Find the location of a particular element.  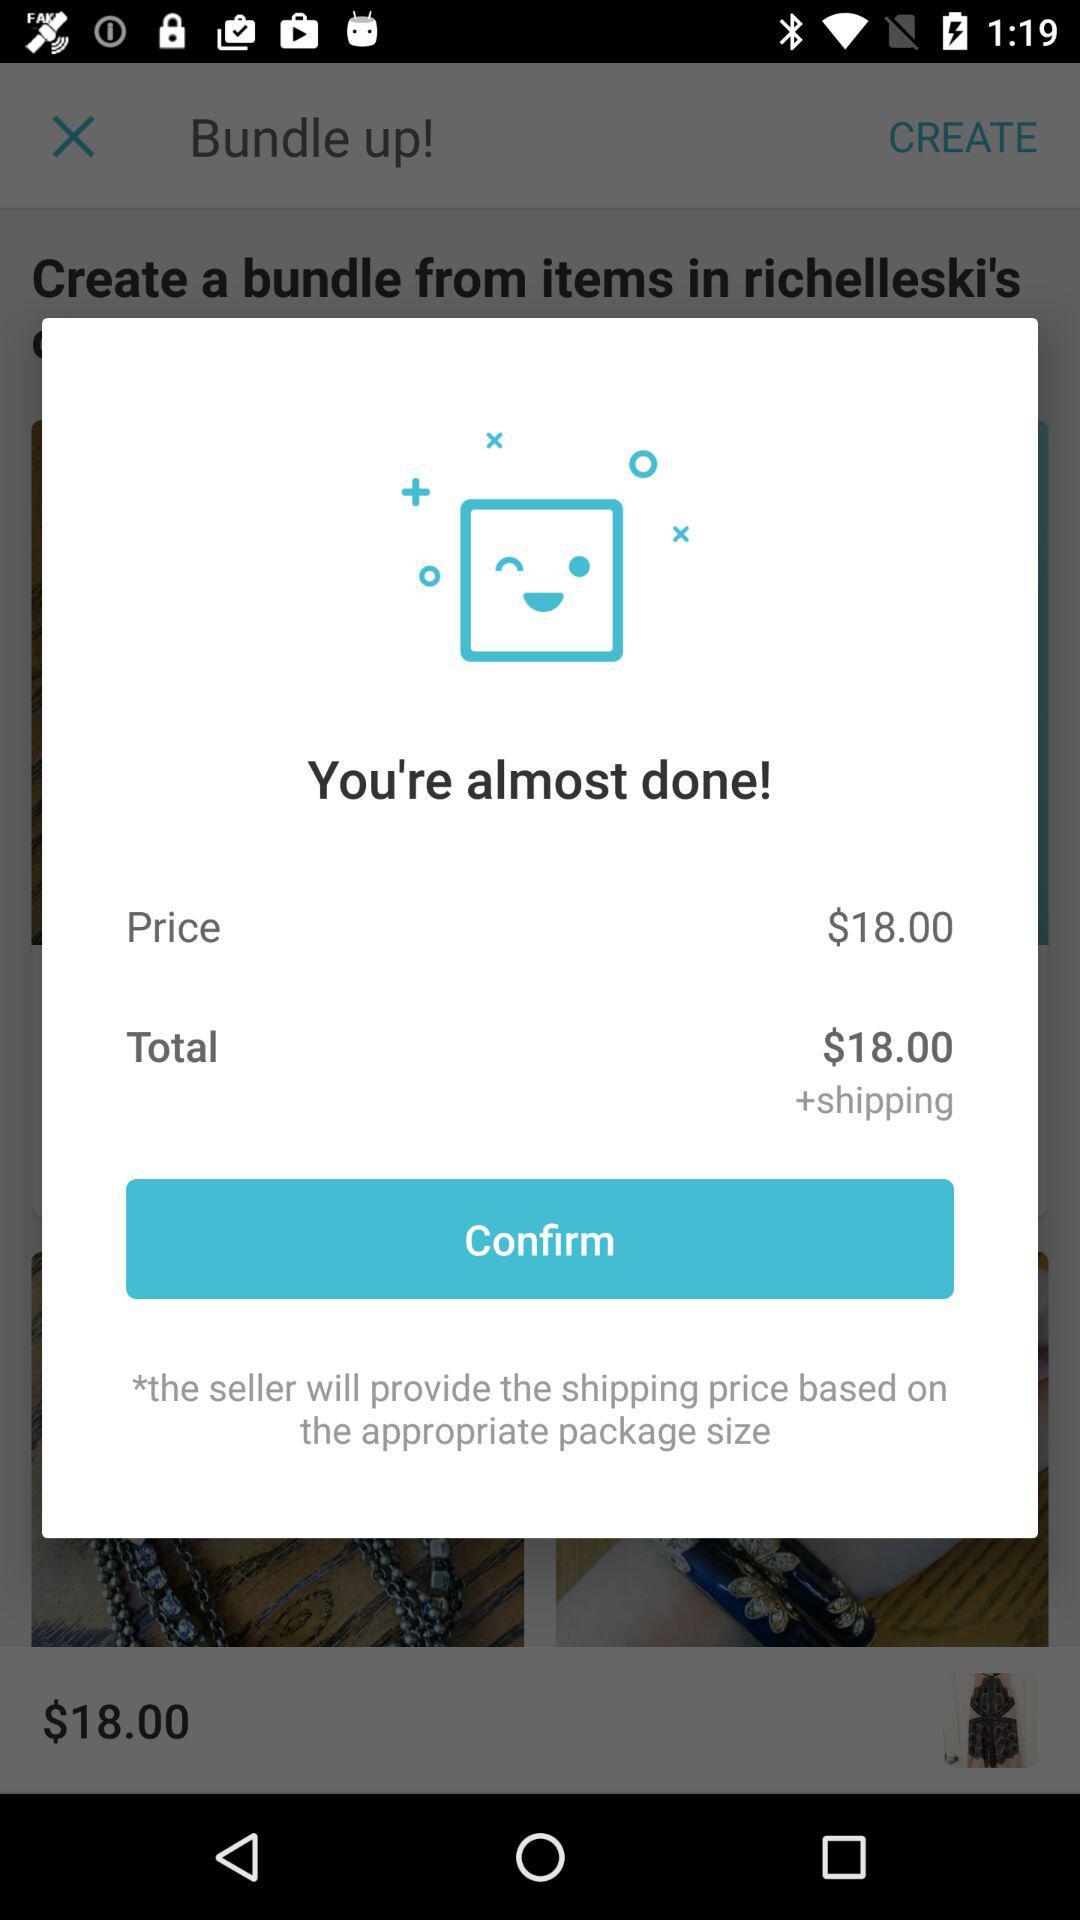

the confirm is located at coordinates (540, 1237).